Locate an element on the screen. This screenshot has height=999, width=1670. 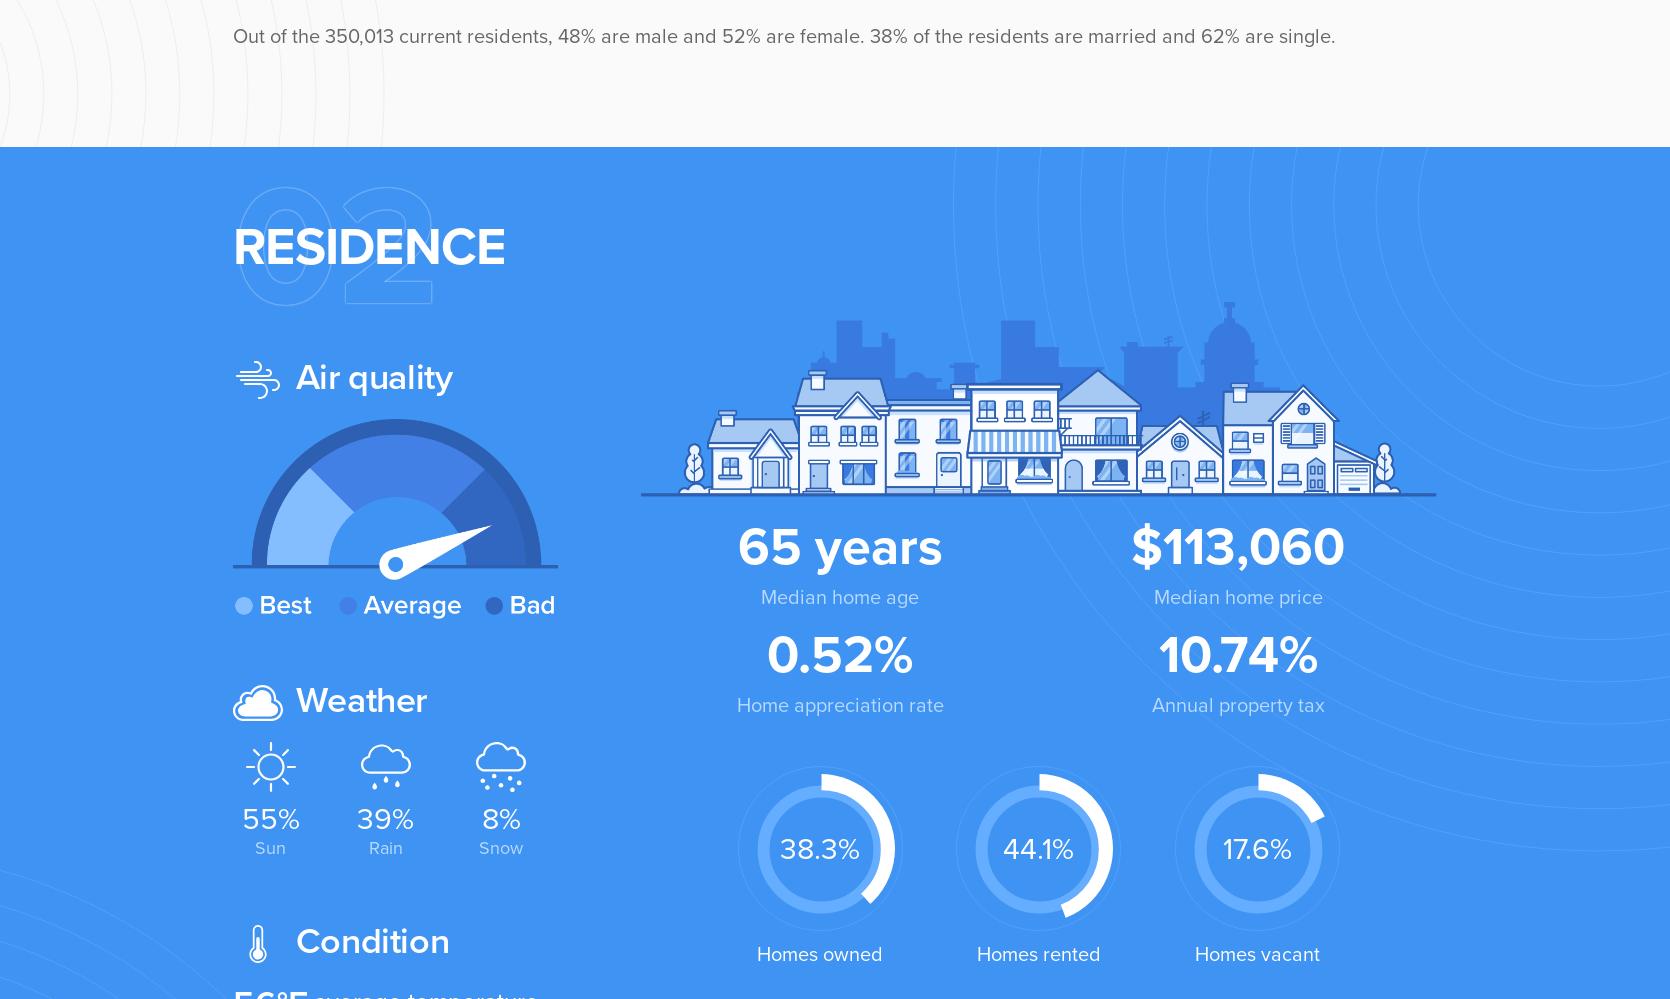
'17.6%' is located at coordinates (1256, 847).